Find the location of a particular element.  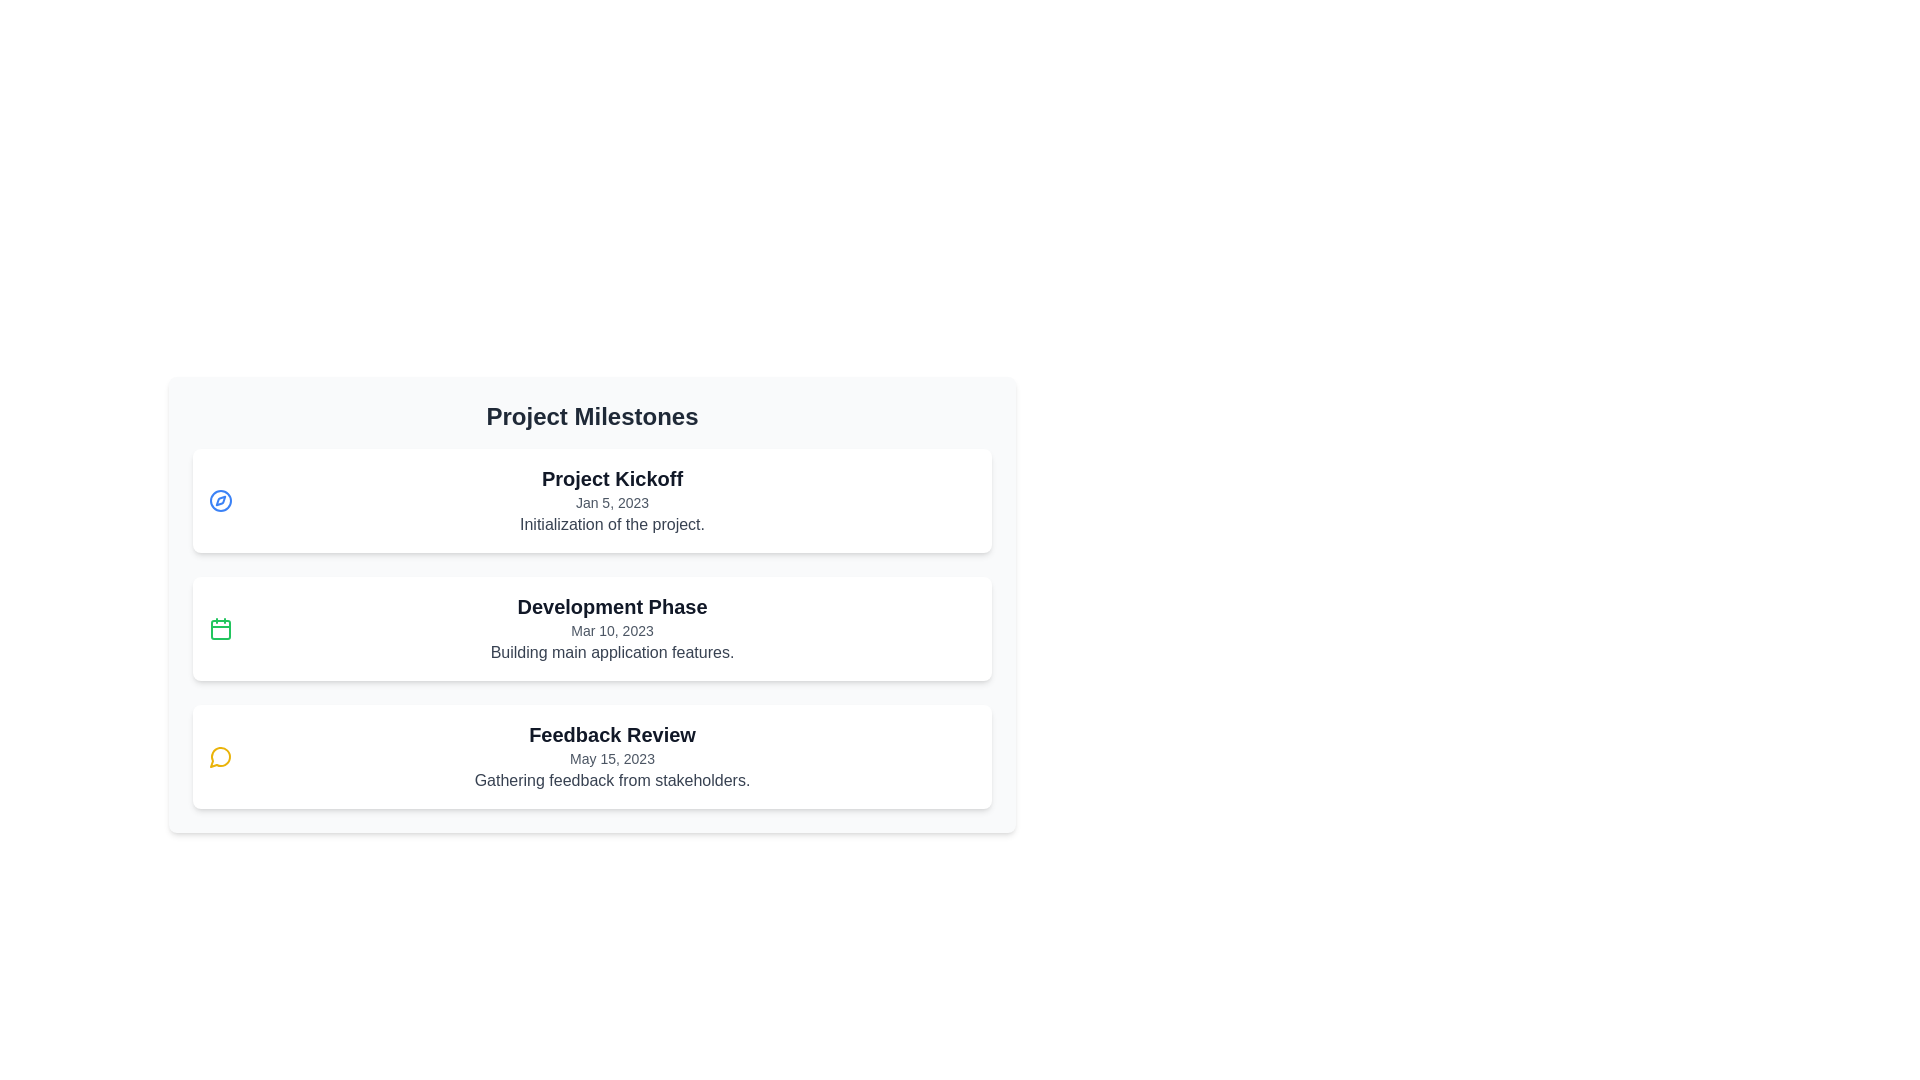

the label or header text for the milestone 'Development Phase', which is positioned centrally above the date and description elements is located at coordinates (611, 605).